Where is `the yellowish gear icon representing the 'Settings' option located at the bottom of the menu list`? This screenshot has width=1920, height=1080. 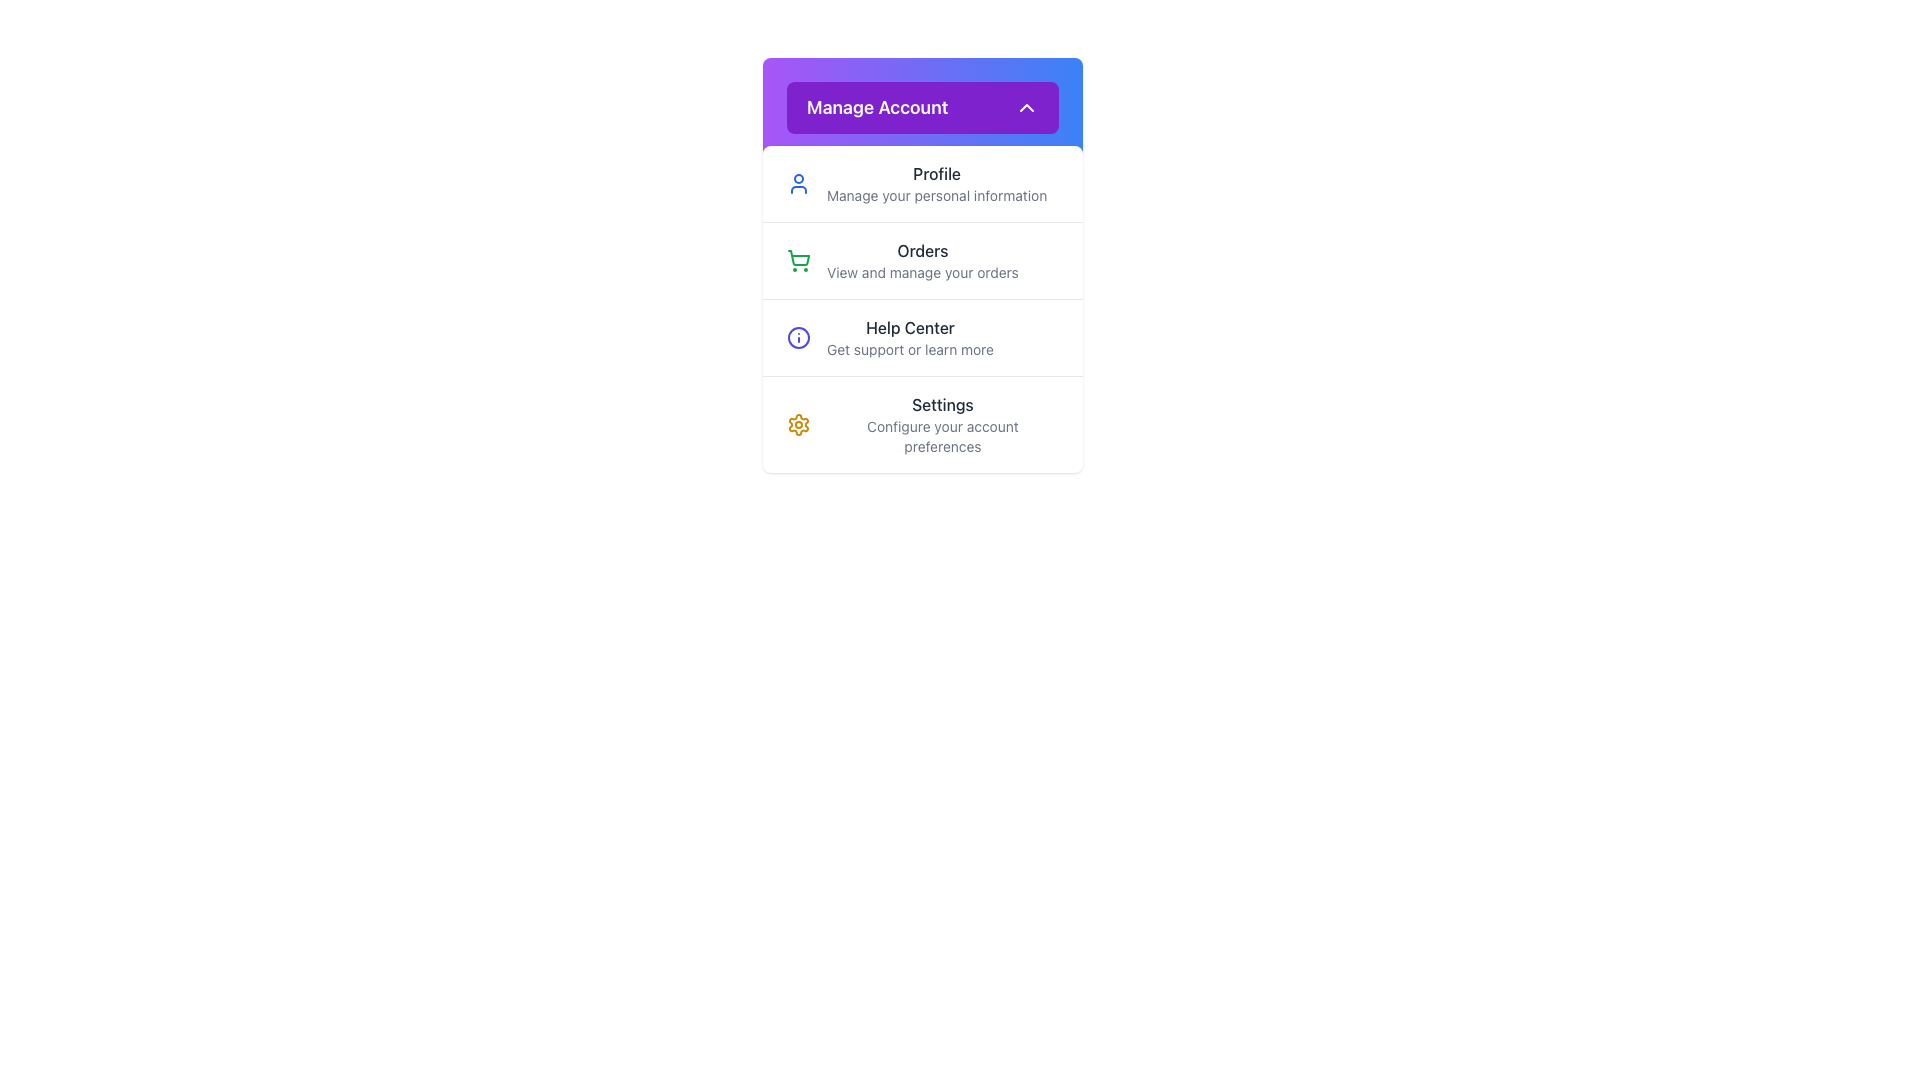
the yellowish gear icon representing the 'Settings' option located at the bottom of the menu list is located at coordinates (797, 423).